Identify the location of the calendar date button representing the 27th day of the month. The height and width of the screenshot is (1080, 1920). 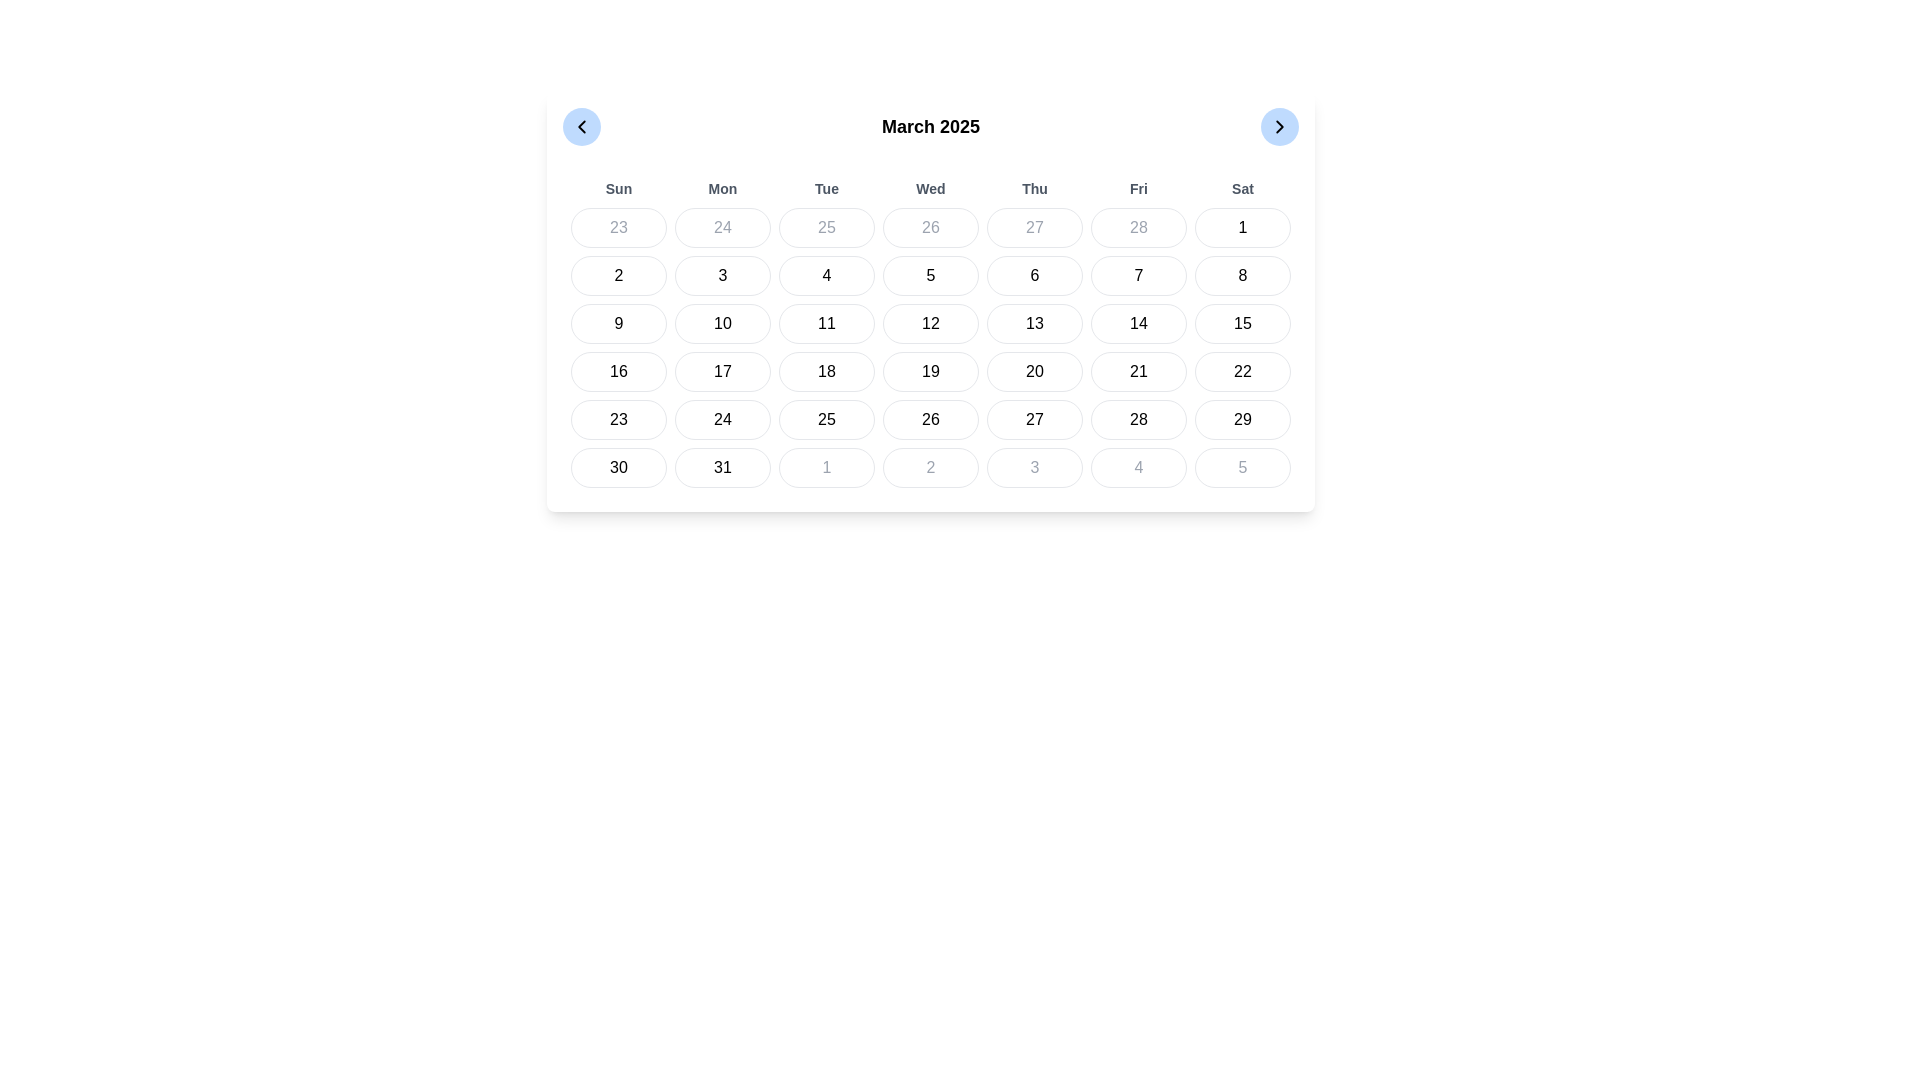
(1035, 226).